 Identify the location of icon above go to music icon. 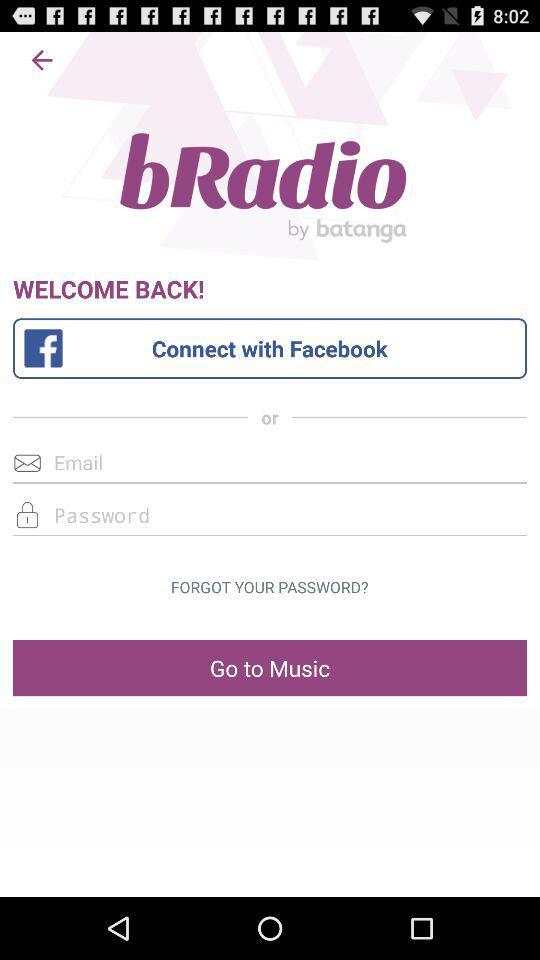
(269, 587).